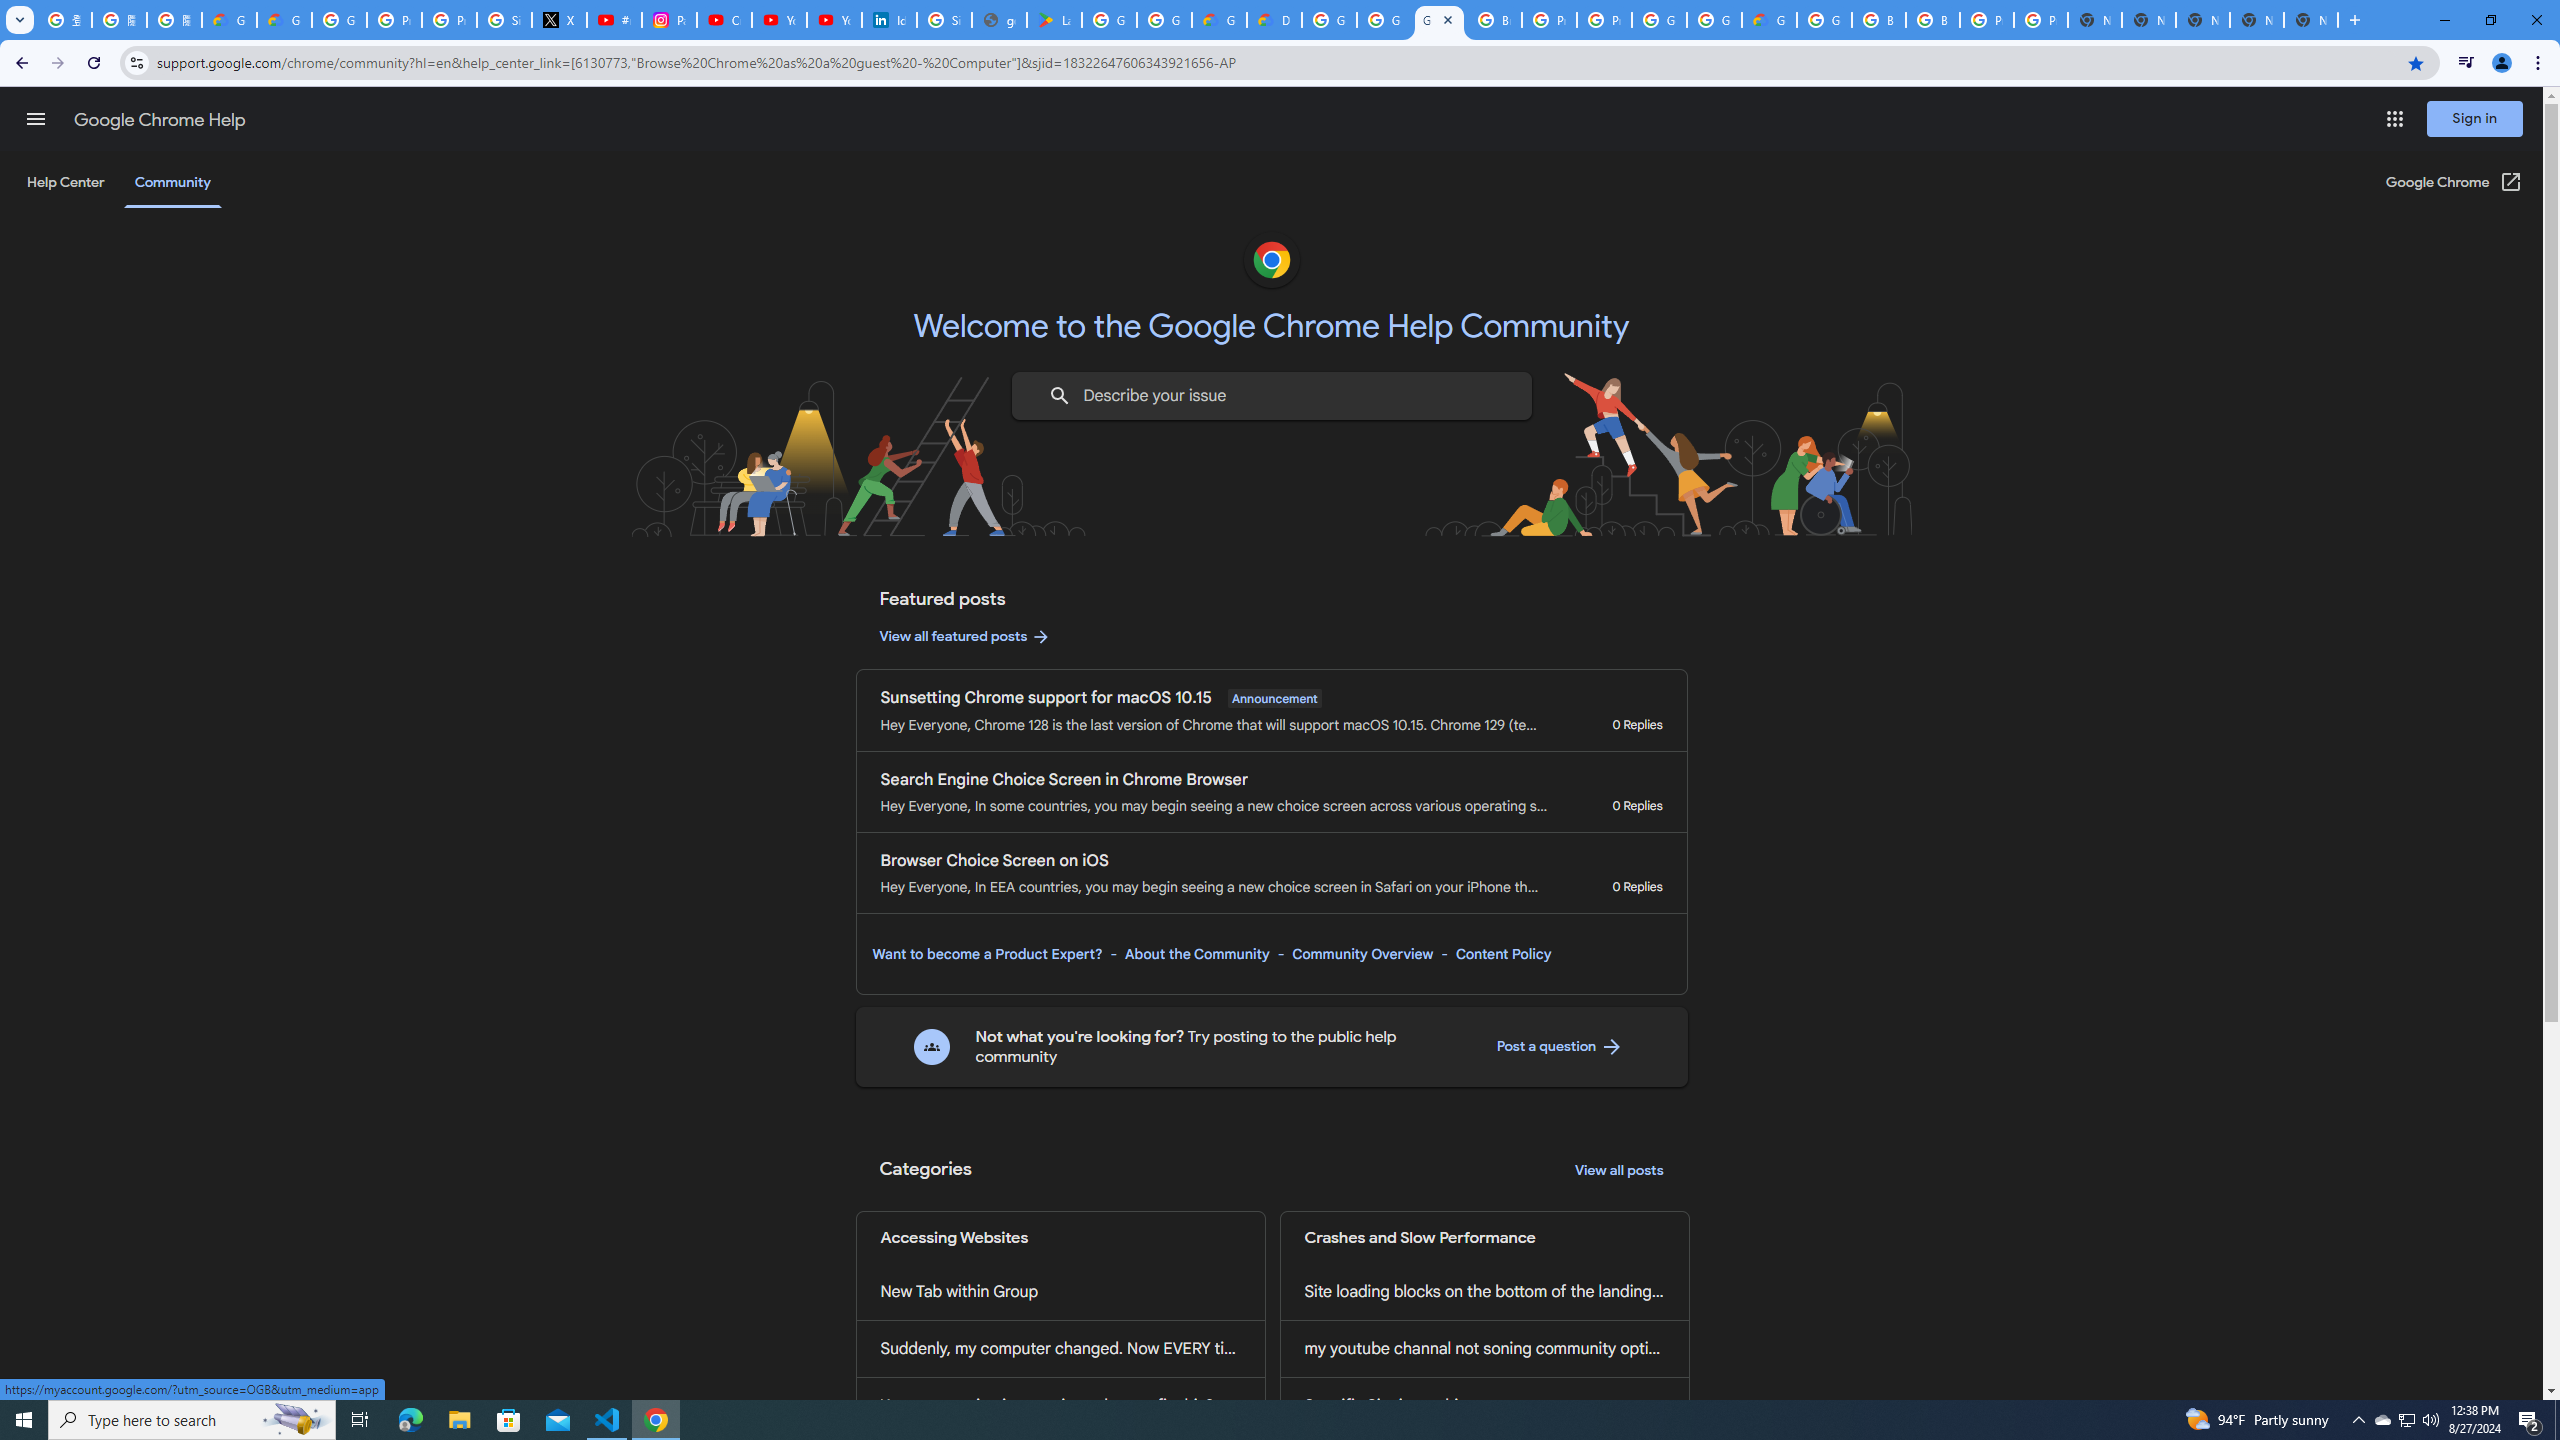 The height and width of the screenshot is (1440, 2560). I want to click on 'Last Shelter: Survival - Apps on Google Play', so click(1053, 19).